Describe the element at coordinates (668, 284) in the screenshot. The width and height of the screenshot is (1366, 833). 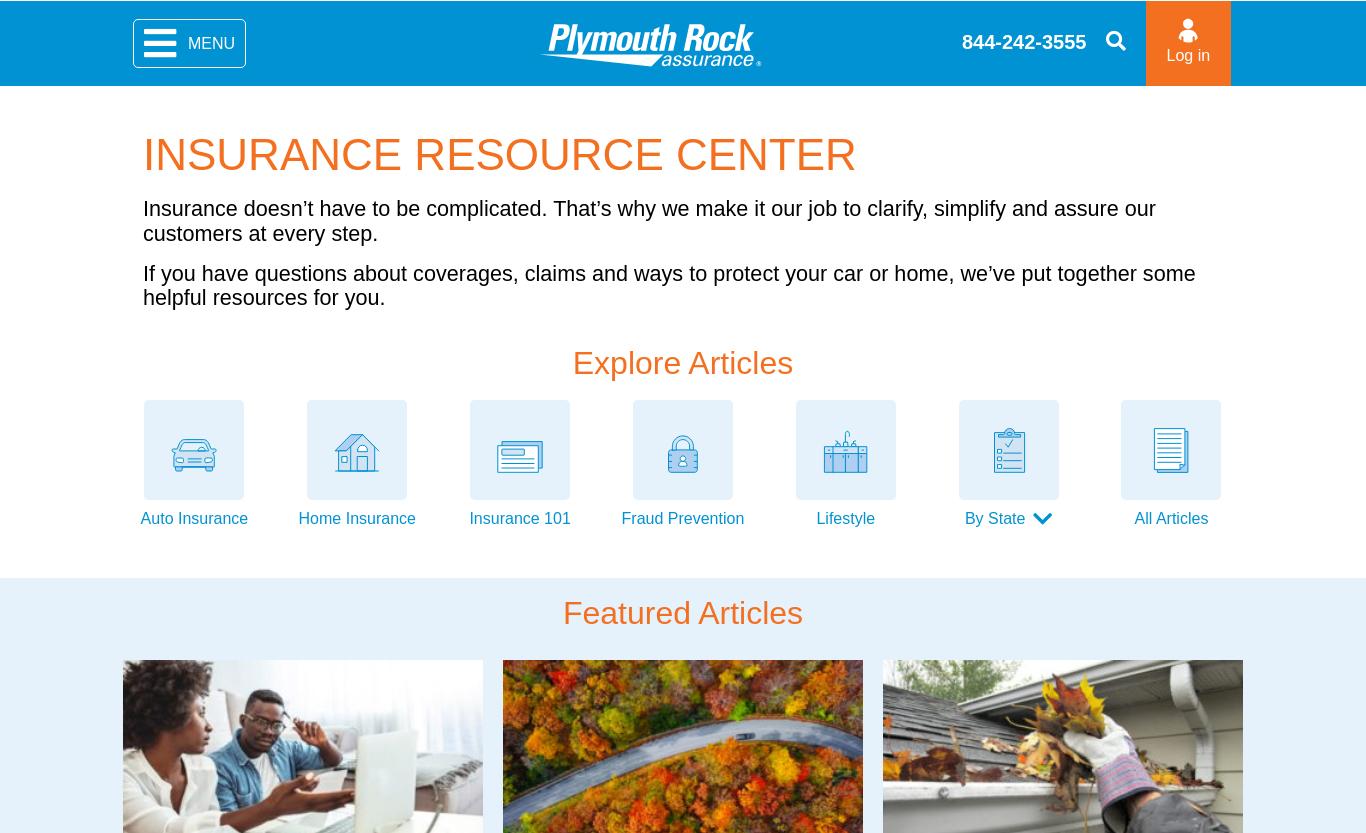
I see `'If you have questions about coverages, claims and ways to protect your car or home, we’ve put together some helpful resources for you.'` at that location.